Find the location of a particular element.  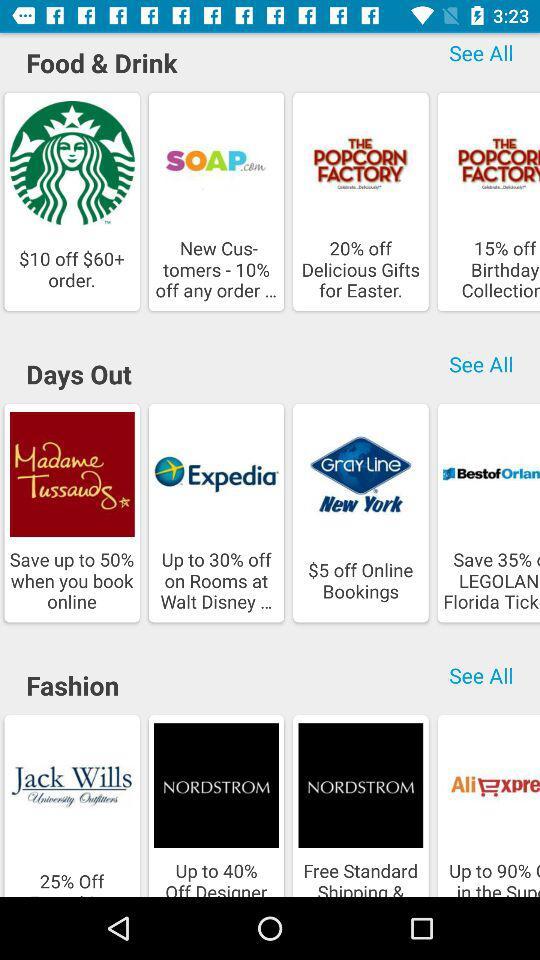

the last option below the fashion is located at coordinates (485, 803).